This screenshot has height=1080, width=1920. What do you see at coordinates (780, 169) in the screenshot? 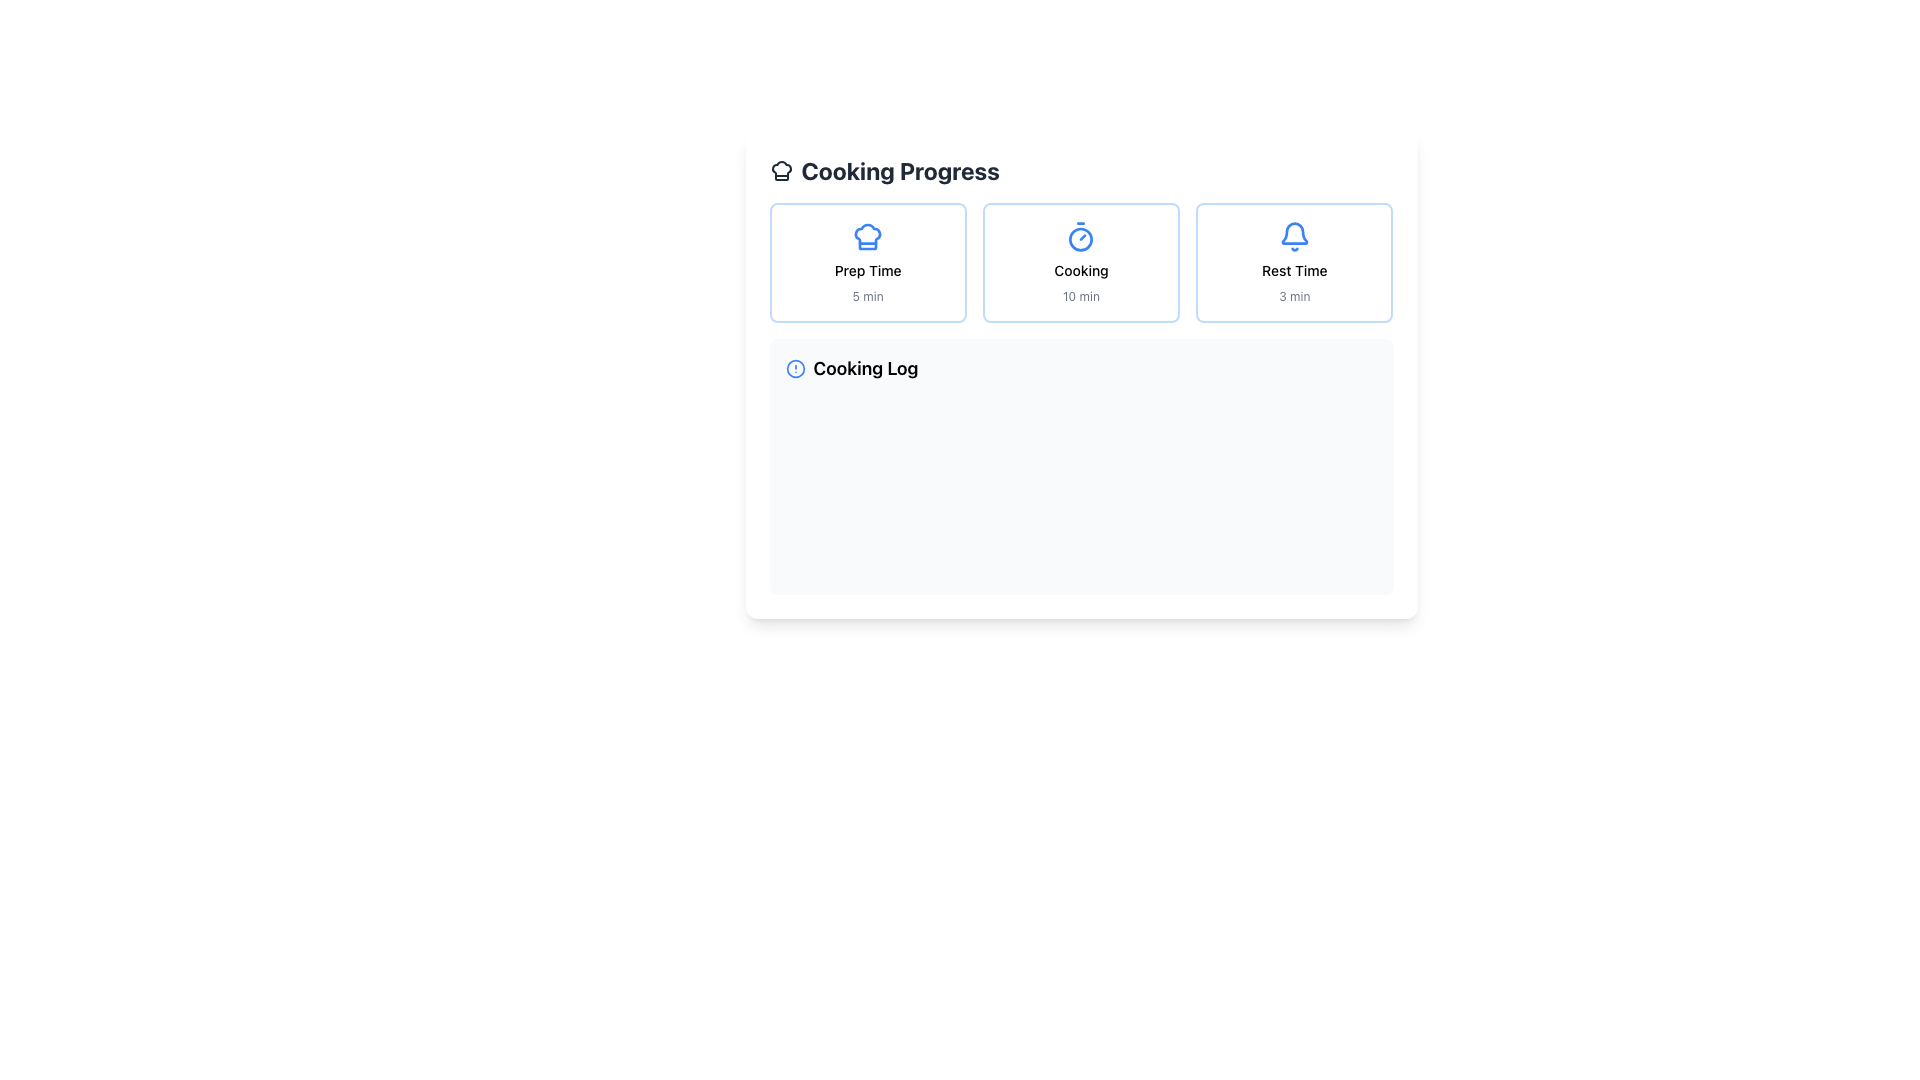
I see `the minimalist dark-colored chef's hat icon in the 'Cooking Progress' section, which serves as a visual indicator for related information` at bounding box center [780, 169].